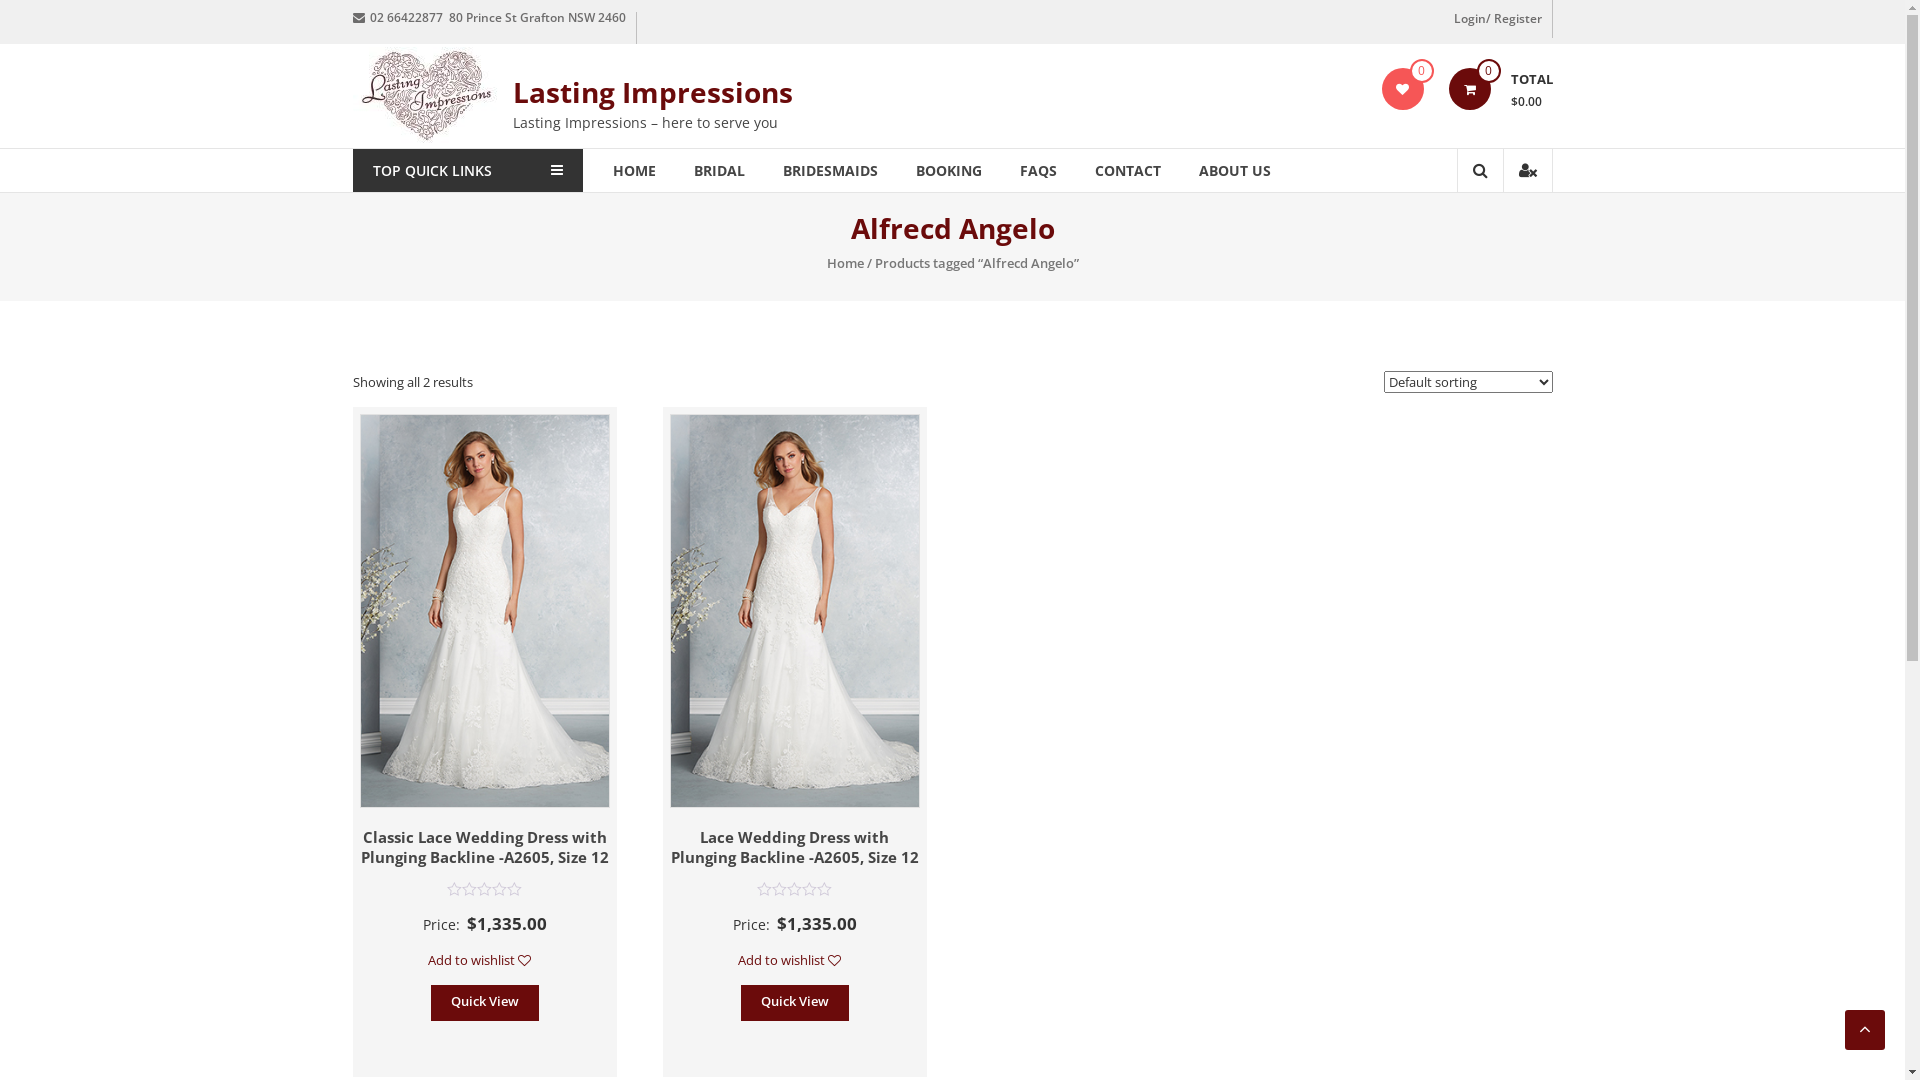 This screenshot has width=1920, height=1080. Describe the element at coordinates (1468, 87) in the screenshot. I see `'0'` at that location.